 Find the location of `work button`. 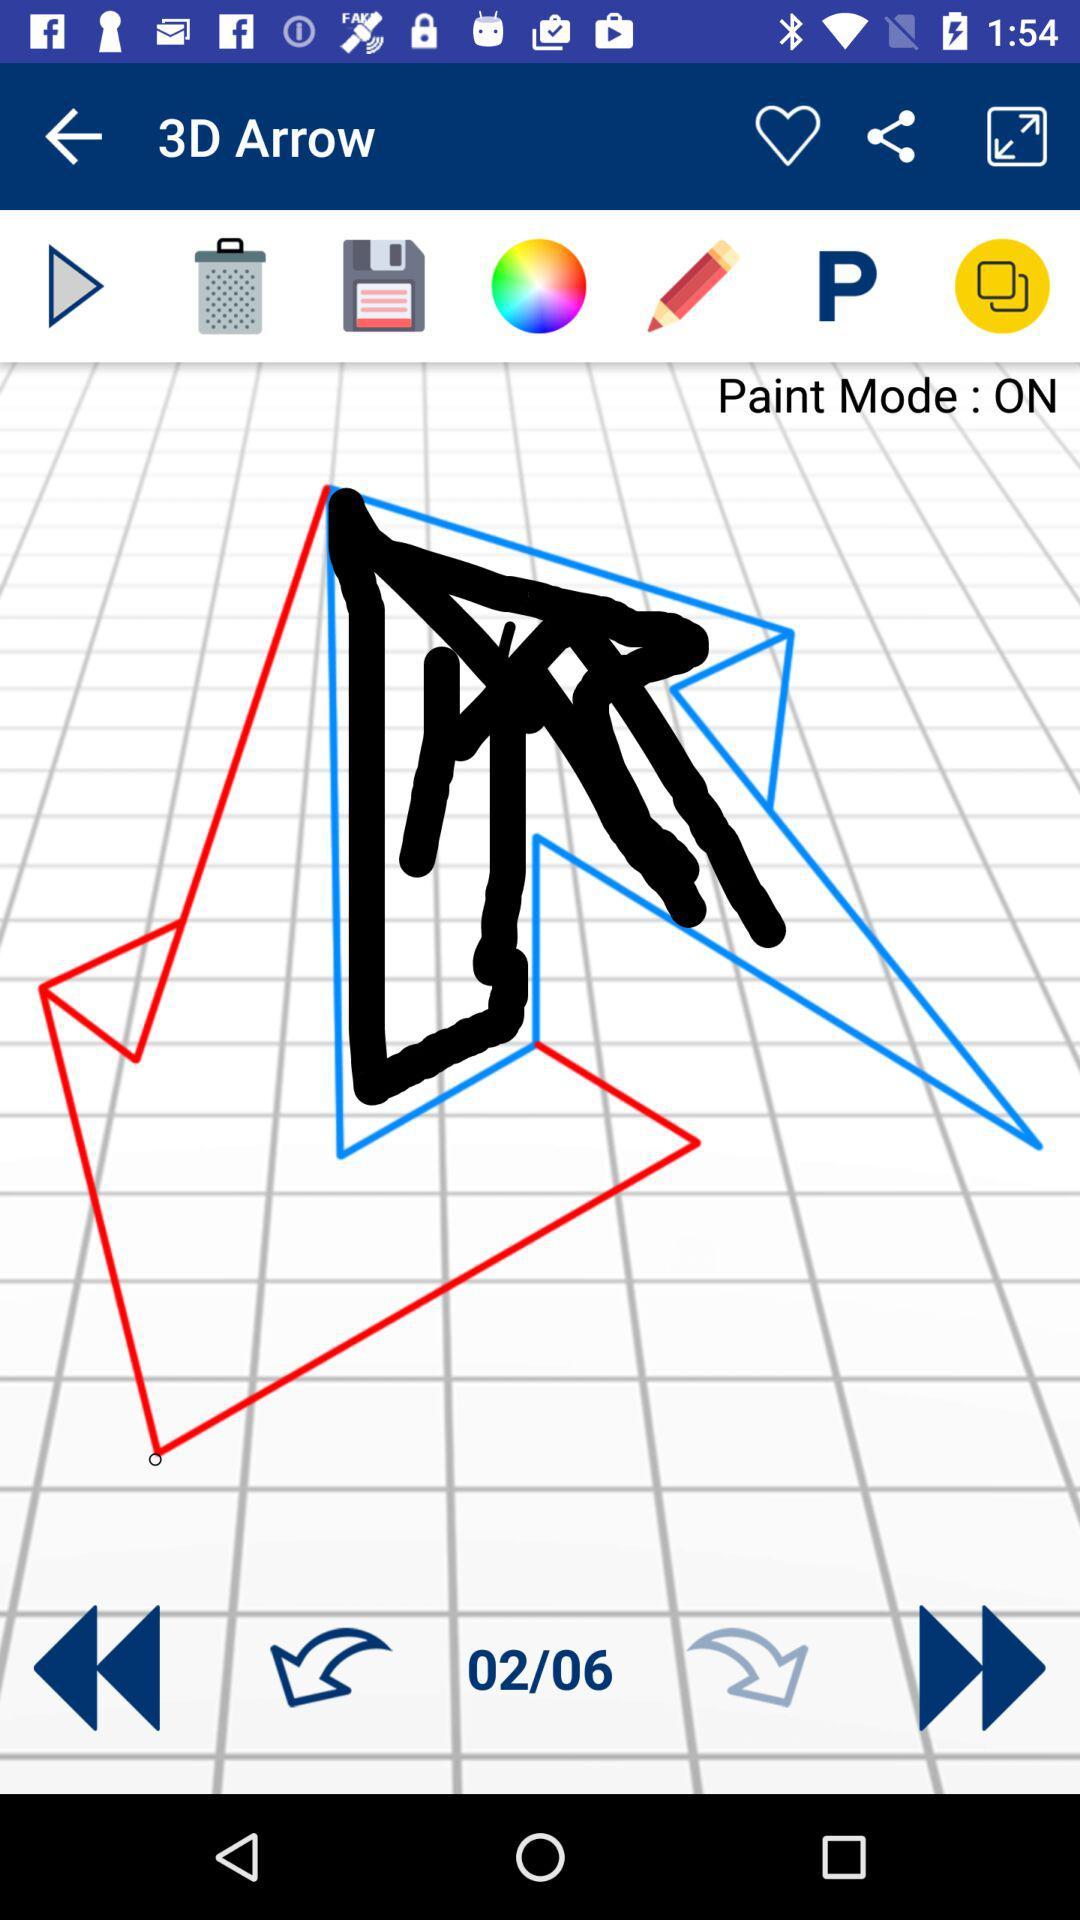

work button is located at coordinates (384, 285).